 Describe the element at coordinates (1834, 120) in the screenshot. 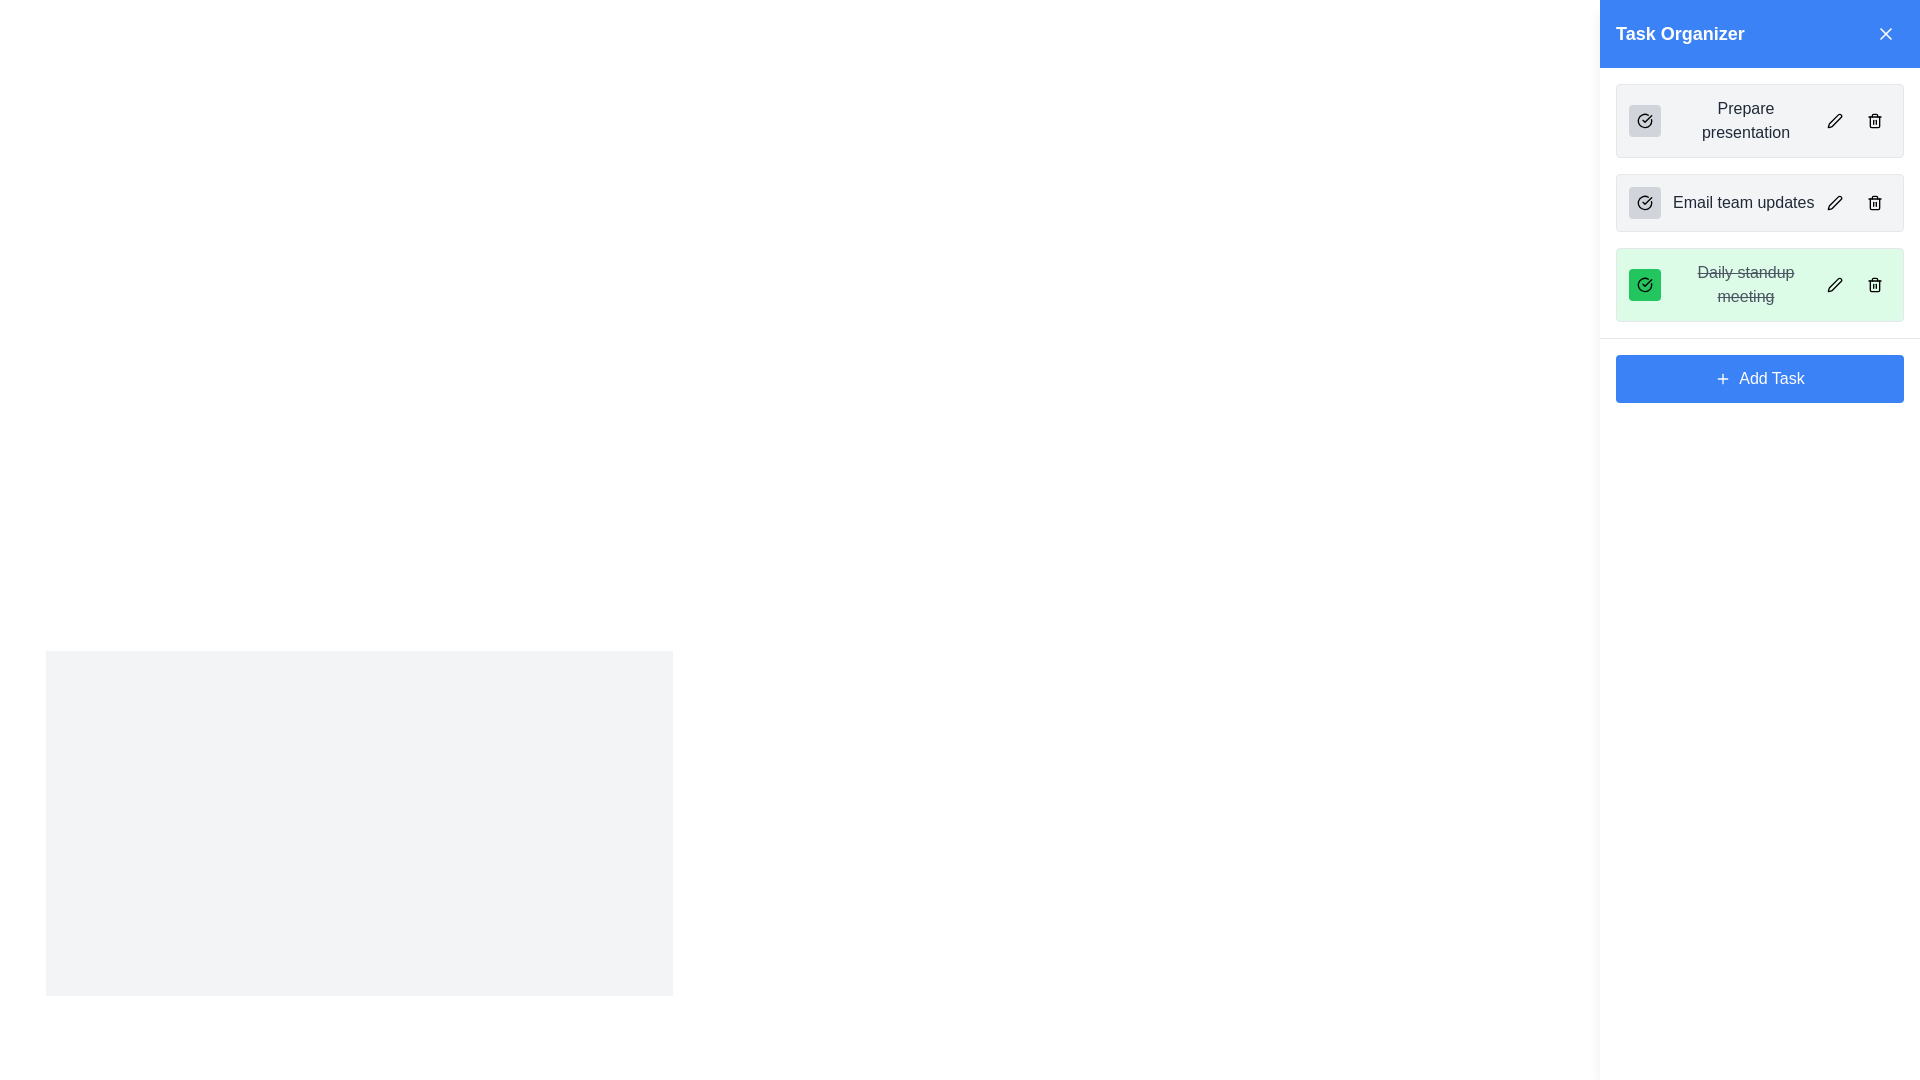

I see `the pen icon located to the right of the 'Prepare presentation' task in the 'Task Organizer' sidebar` at that location.